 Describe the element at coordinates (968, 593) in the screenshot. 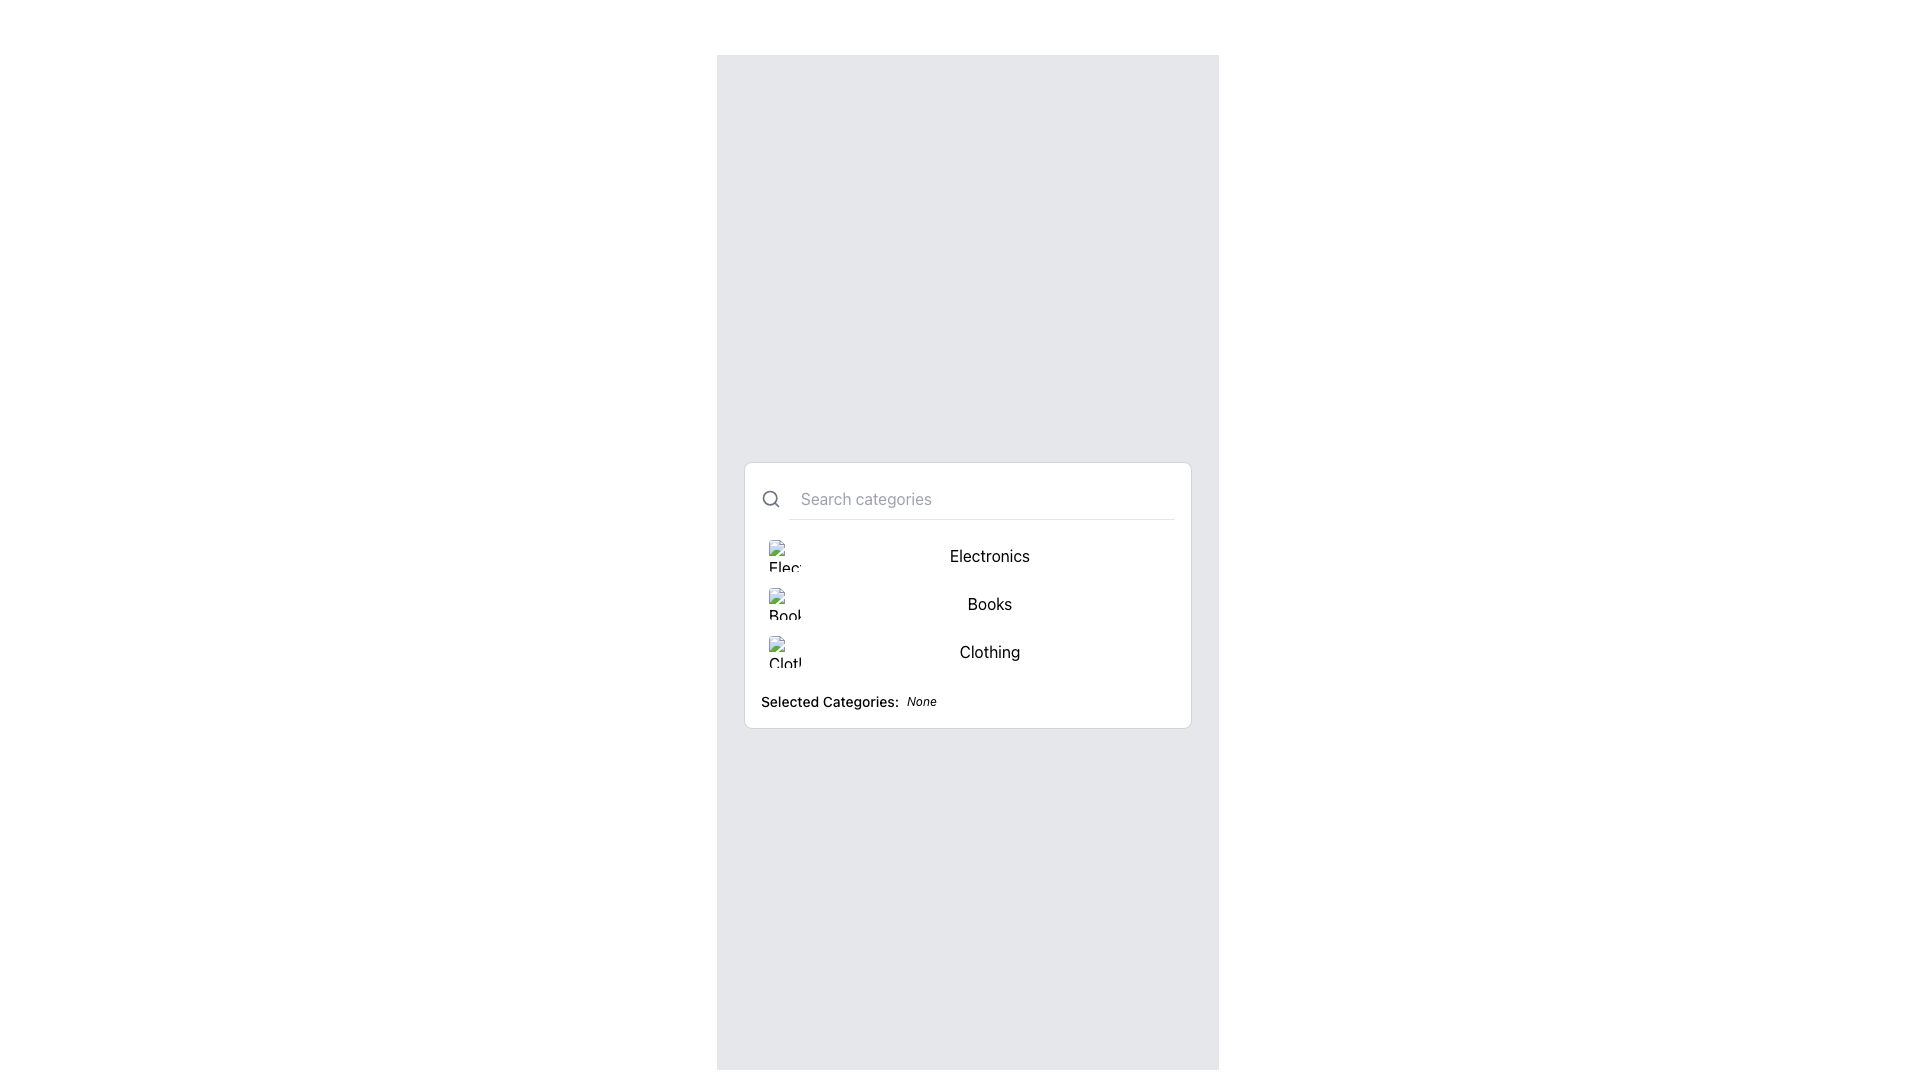

I see `the text label containing the word 'Books'` at that location.